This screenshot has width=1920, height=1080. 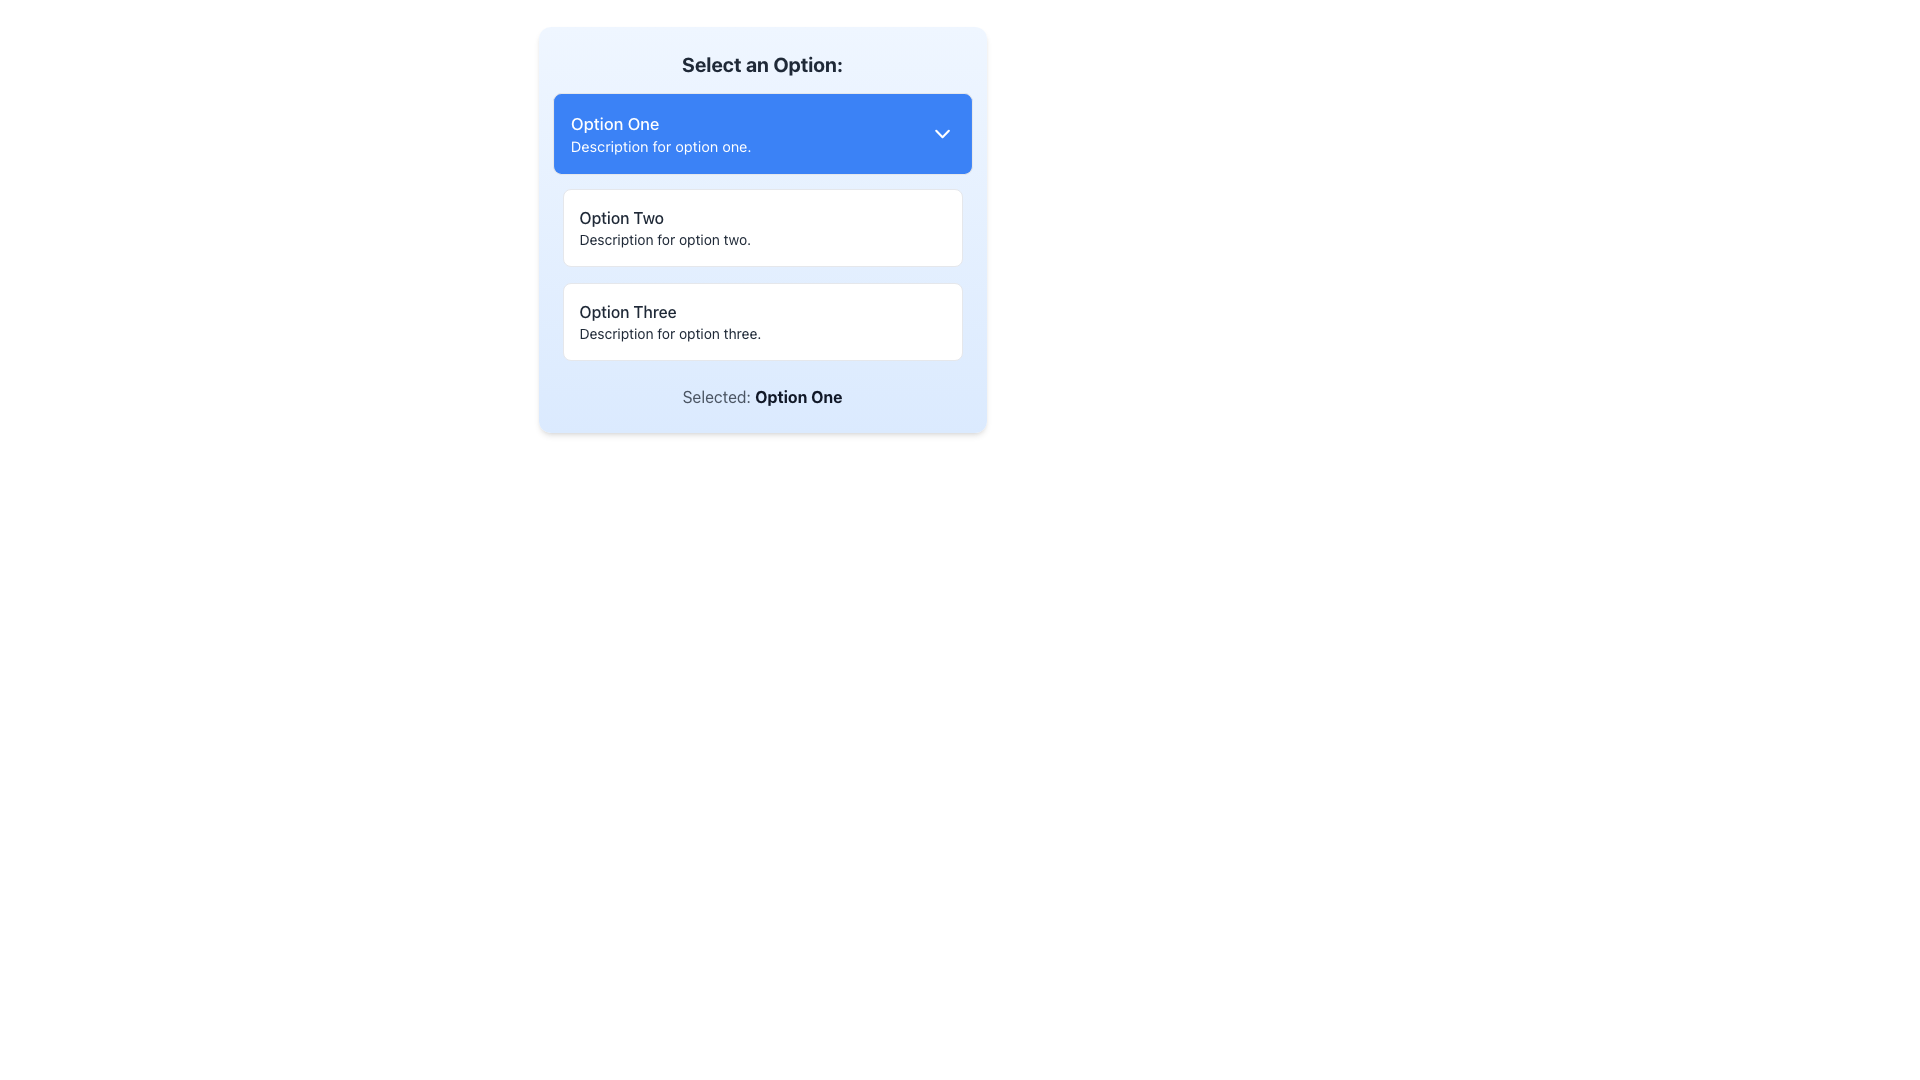 What do you see at coordinates (761, 229) in the screenshot?
I see `the toggleable card labeled 'Option Two' which contains a bold title and a description, located centrally in a card layout between 'Option One' and 'Option Three'` at bounding box center [761, 229].